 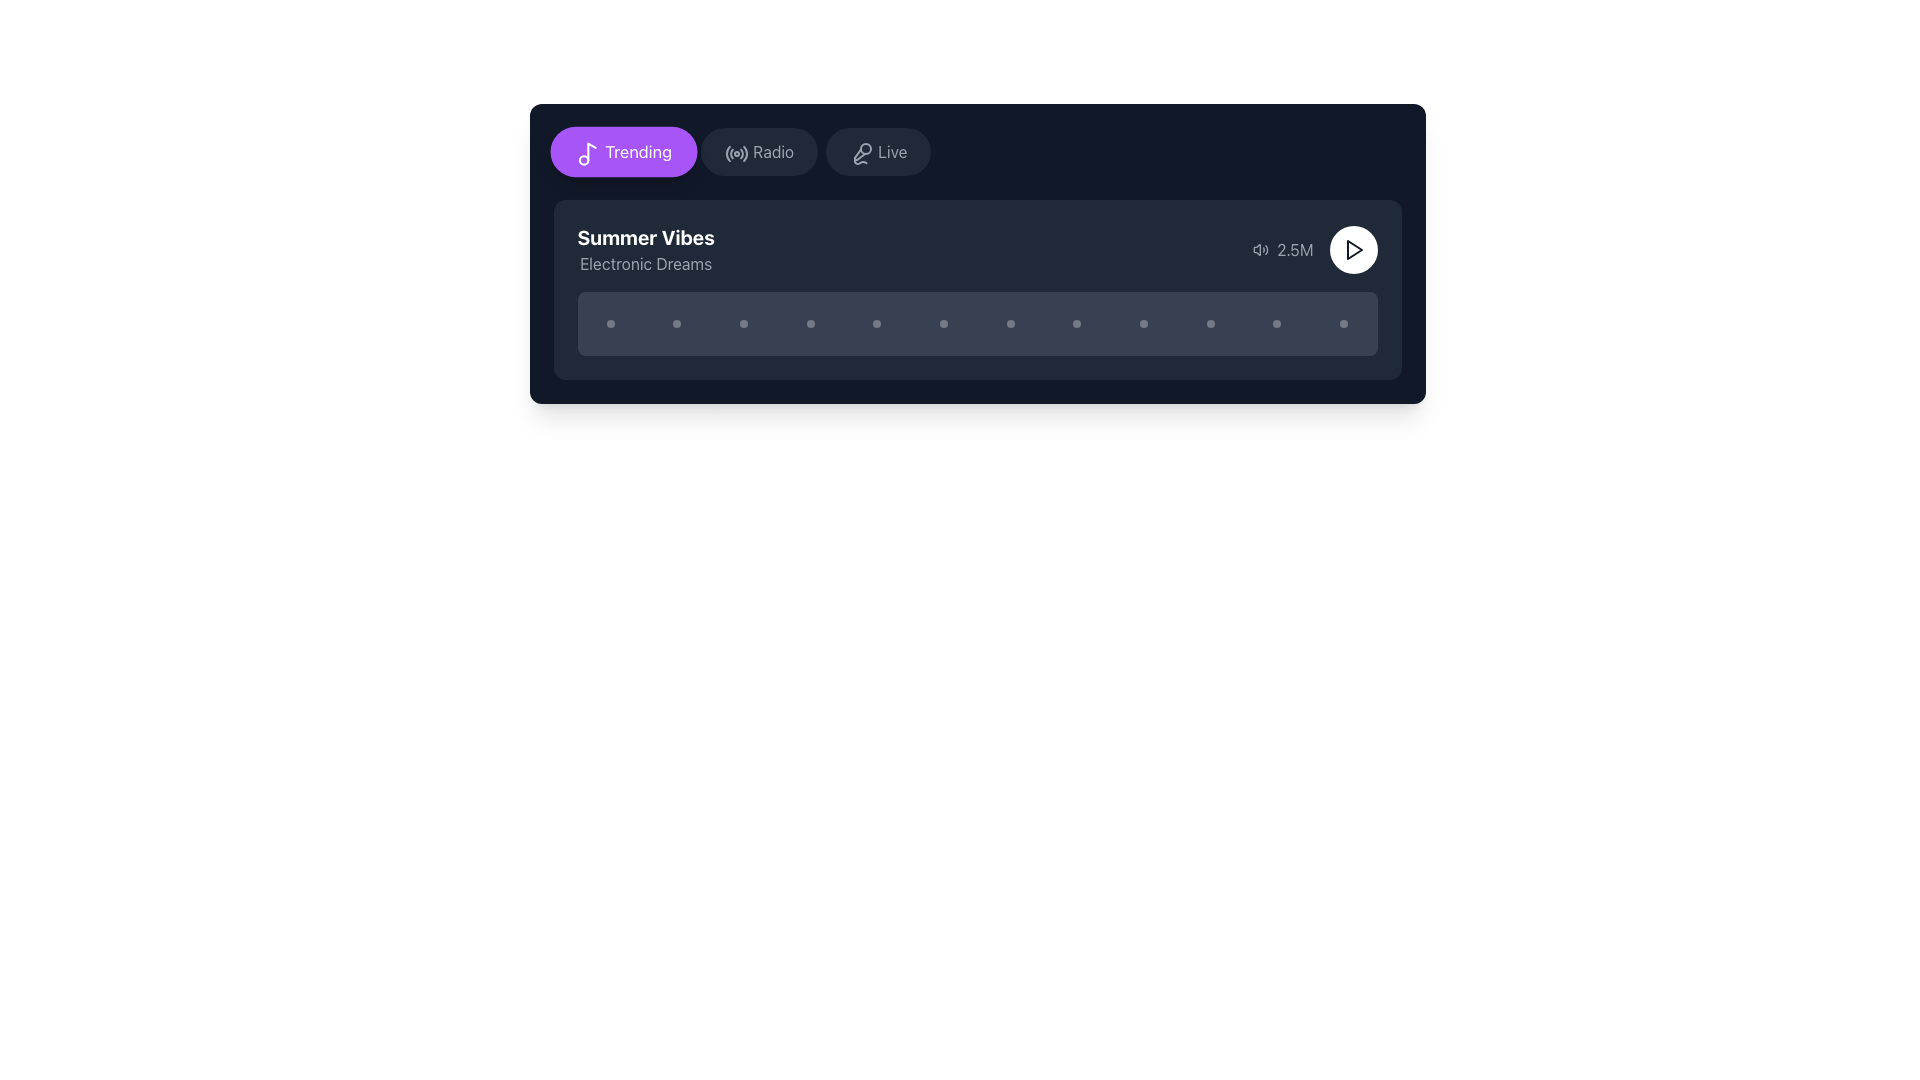 What do you see at coordinates (977, 323) in the screenshot?
I see `the progress indicator located at the bottom of the media card for the 'Summer Vibes' album, which shows playback progress` at bounding box center [977, 323].